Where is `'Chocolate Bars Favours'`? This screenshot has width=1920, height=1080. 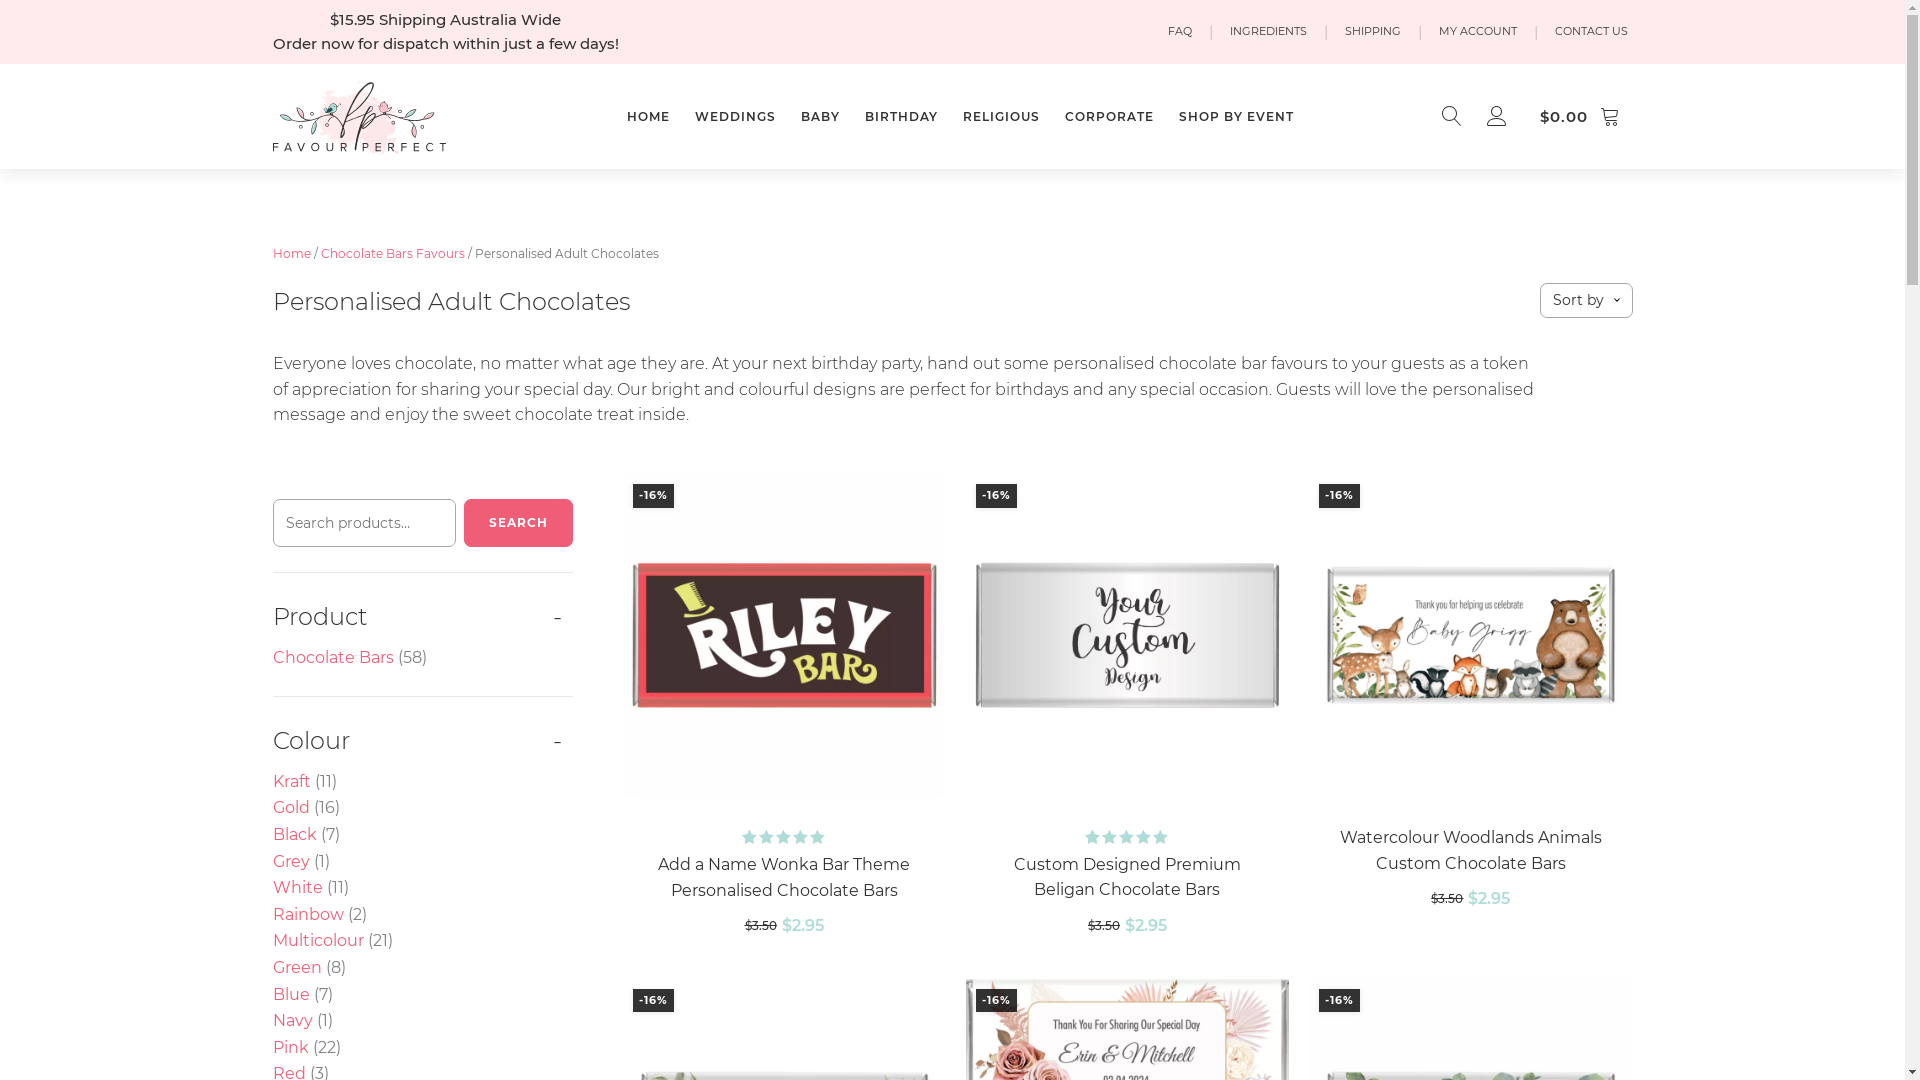 'Chocolate Bars Favours' is located at coordinates (392, 252).